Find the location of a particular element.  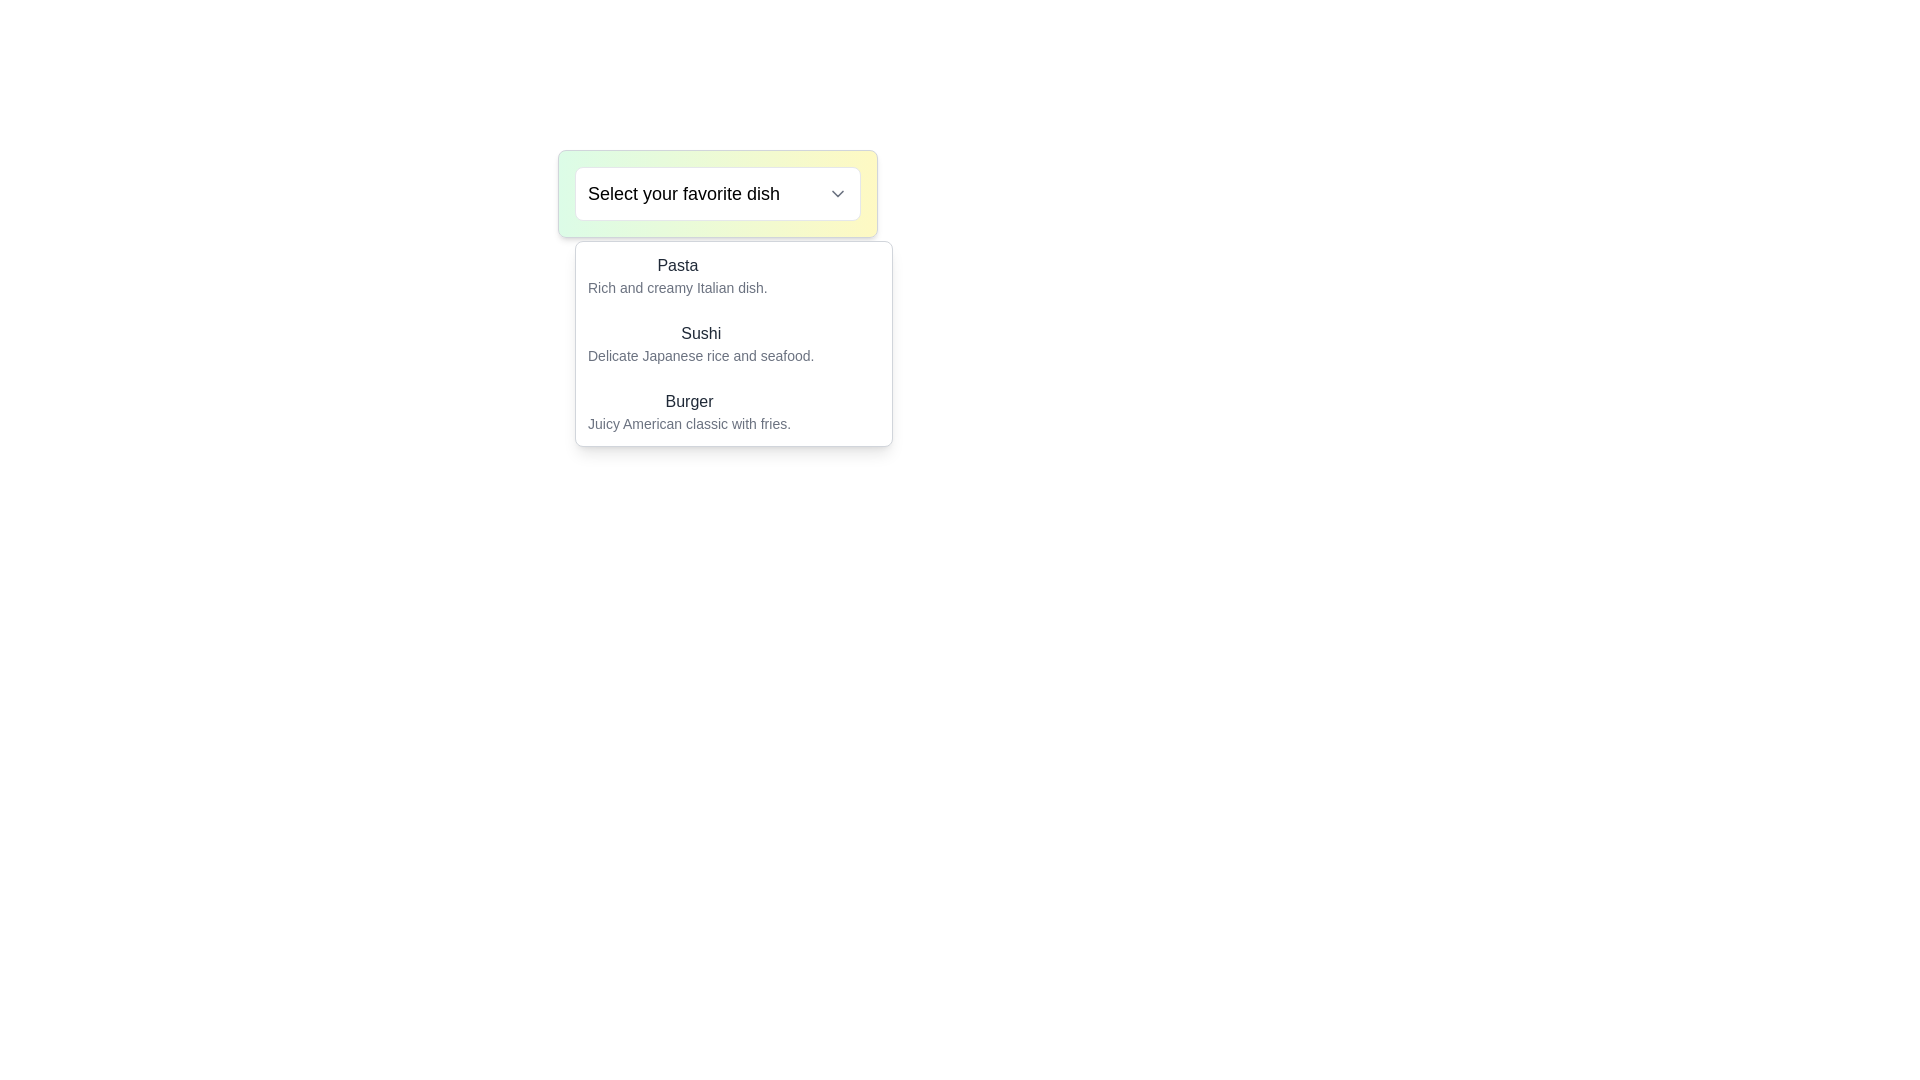

the 'Burger' menu option located in the dropdown menu, which is the third item featuring a prominent title and a description beneath is located at coordinates (733, 411).